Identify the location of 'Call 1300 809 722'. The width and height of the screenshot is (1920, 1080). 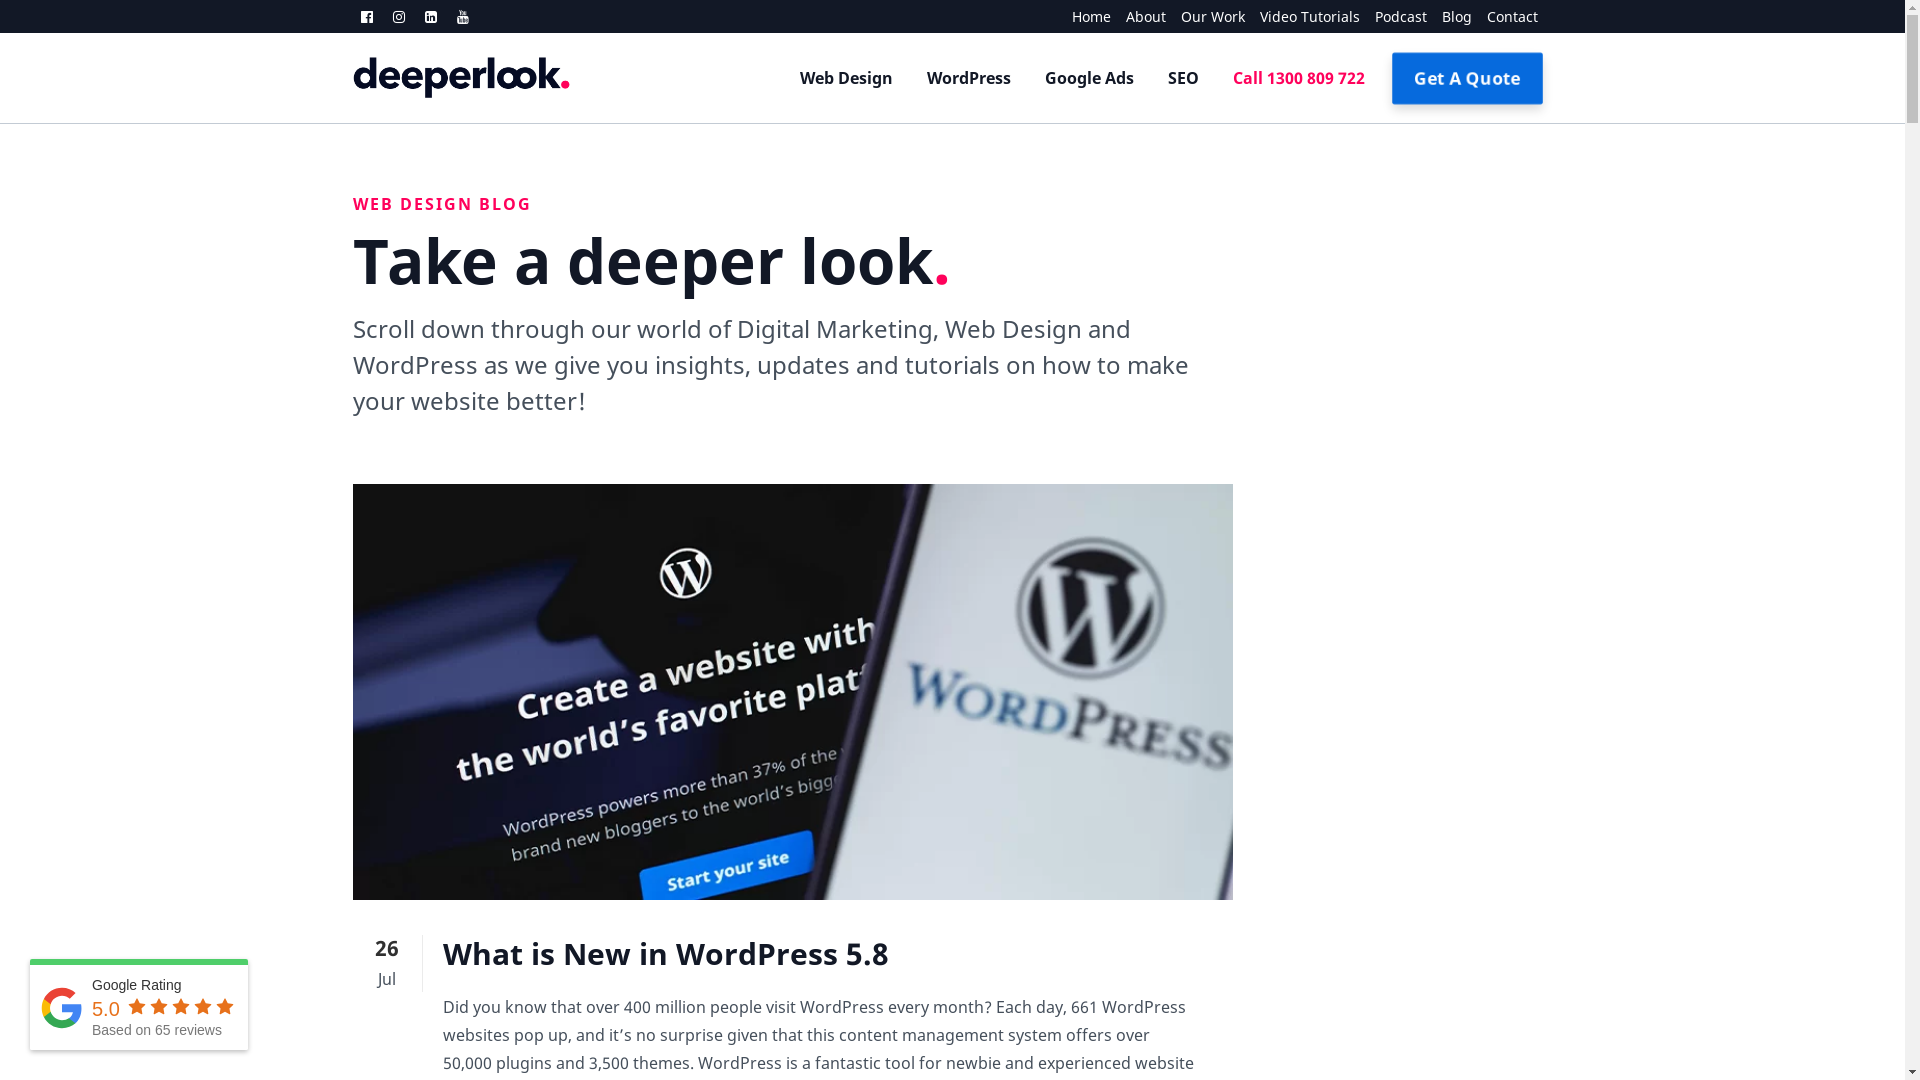
(1214, 76).